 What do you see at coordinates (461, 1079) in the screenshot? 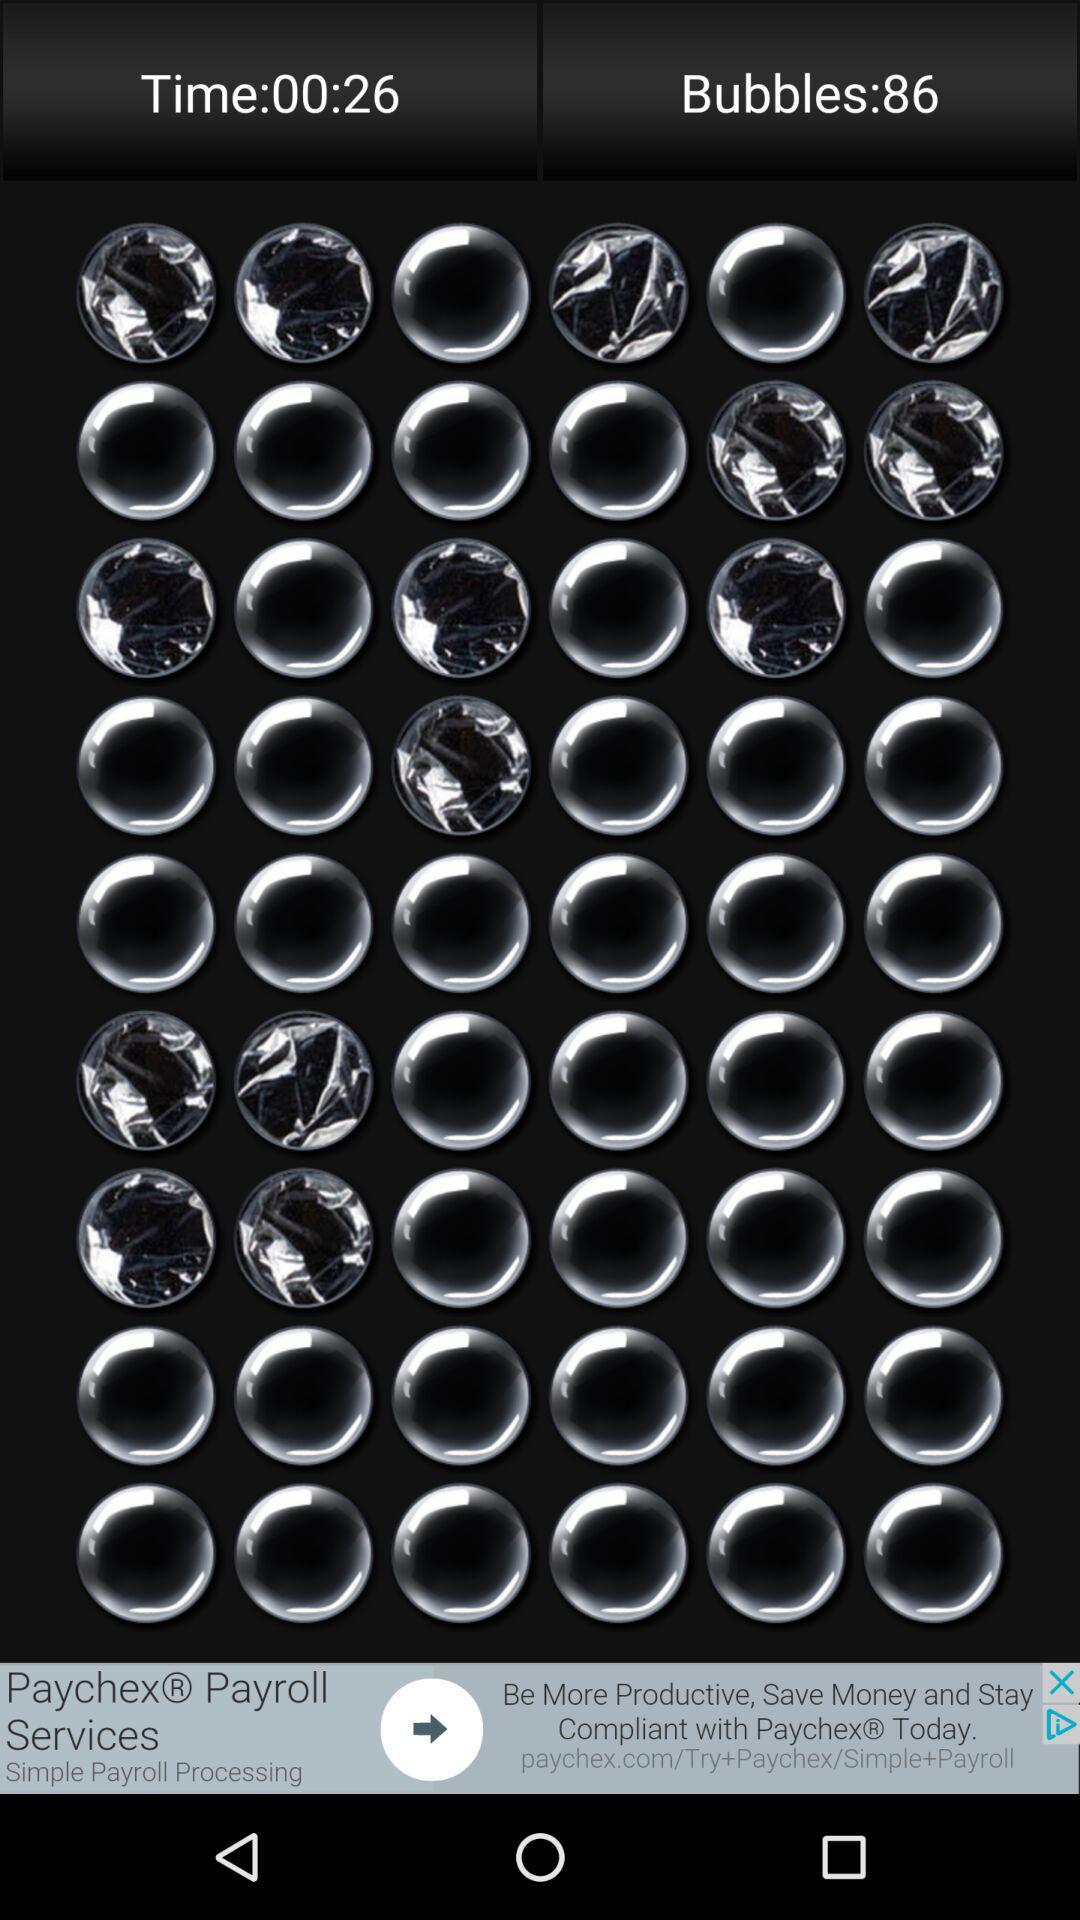
I see `click bubble` at bounding box center [461, 1079].